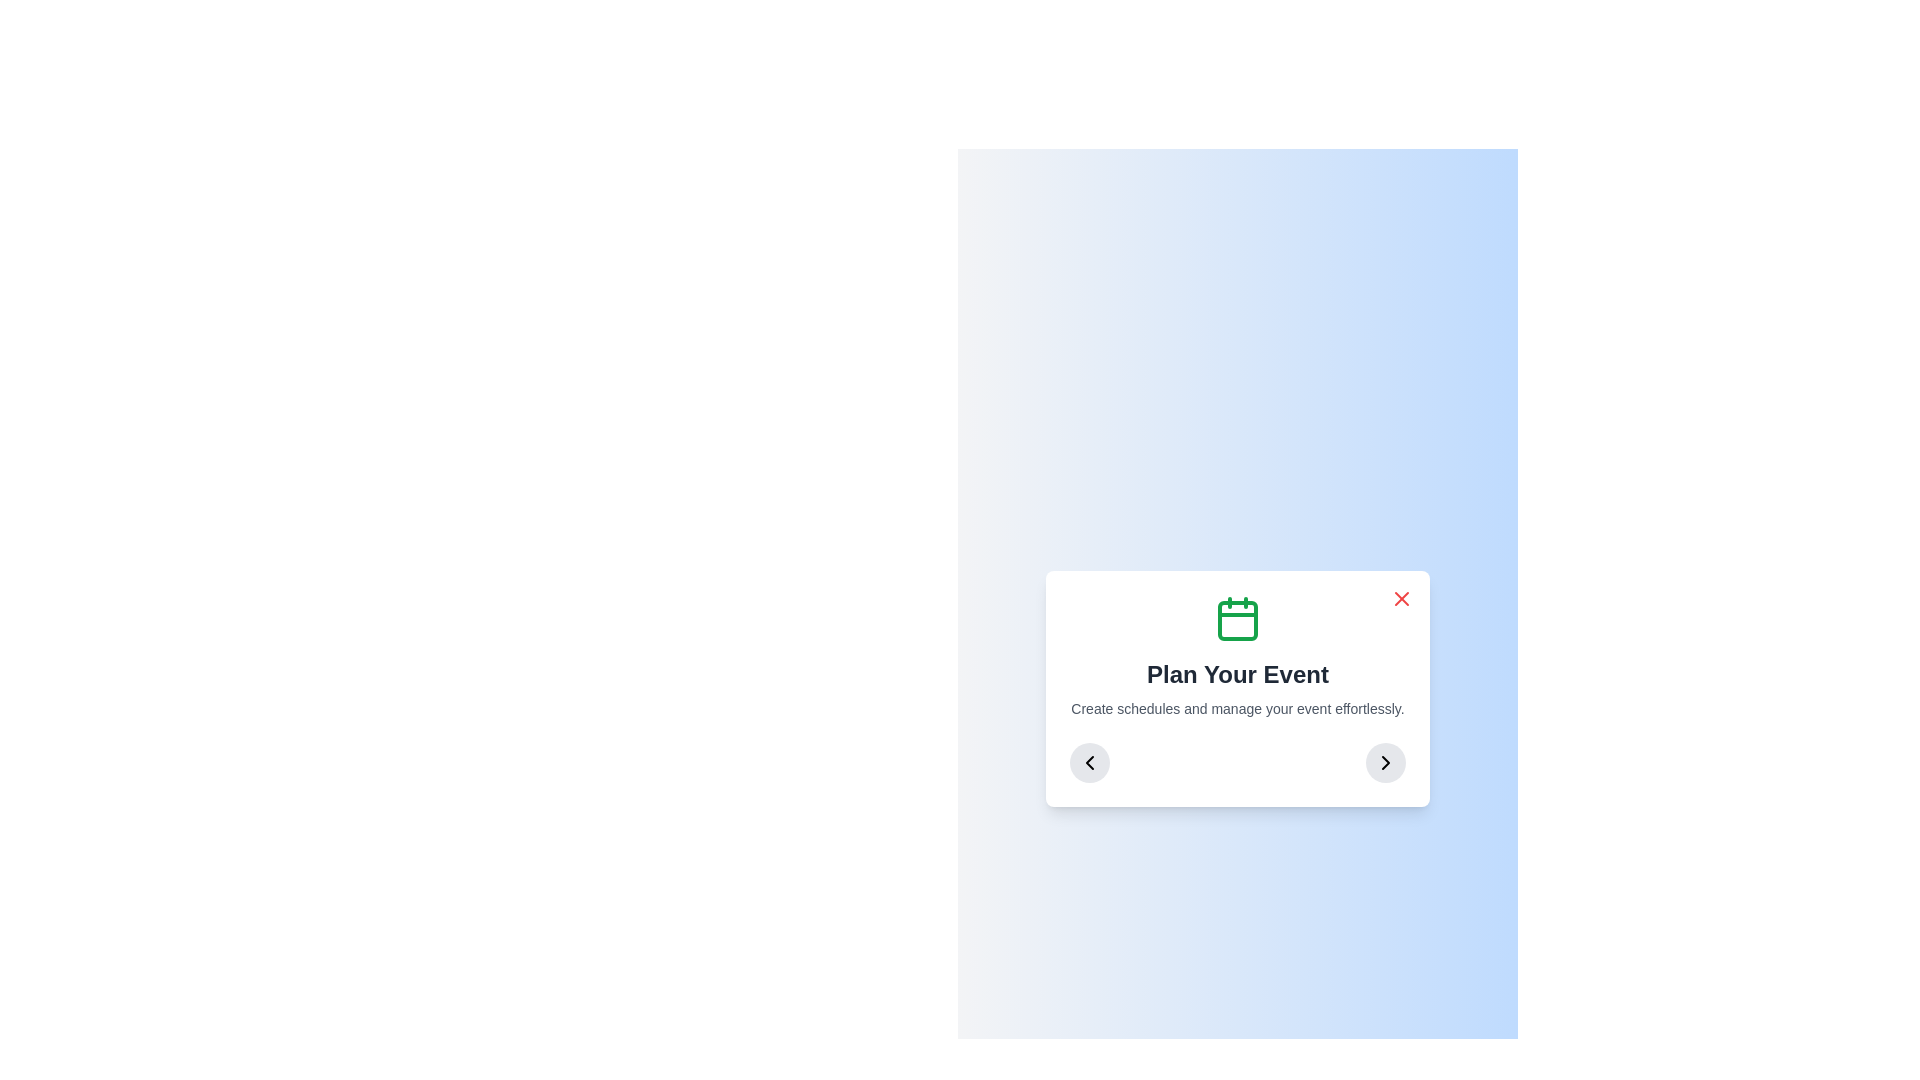 The width and height of the screenshot is (1920, 1080). I want to click on the left navigation button positioned within a modal interface, so click(1088, 763).